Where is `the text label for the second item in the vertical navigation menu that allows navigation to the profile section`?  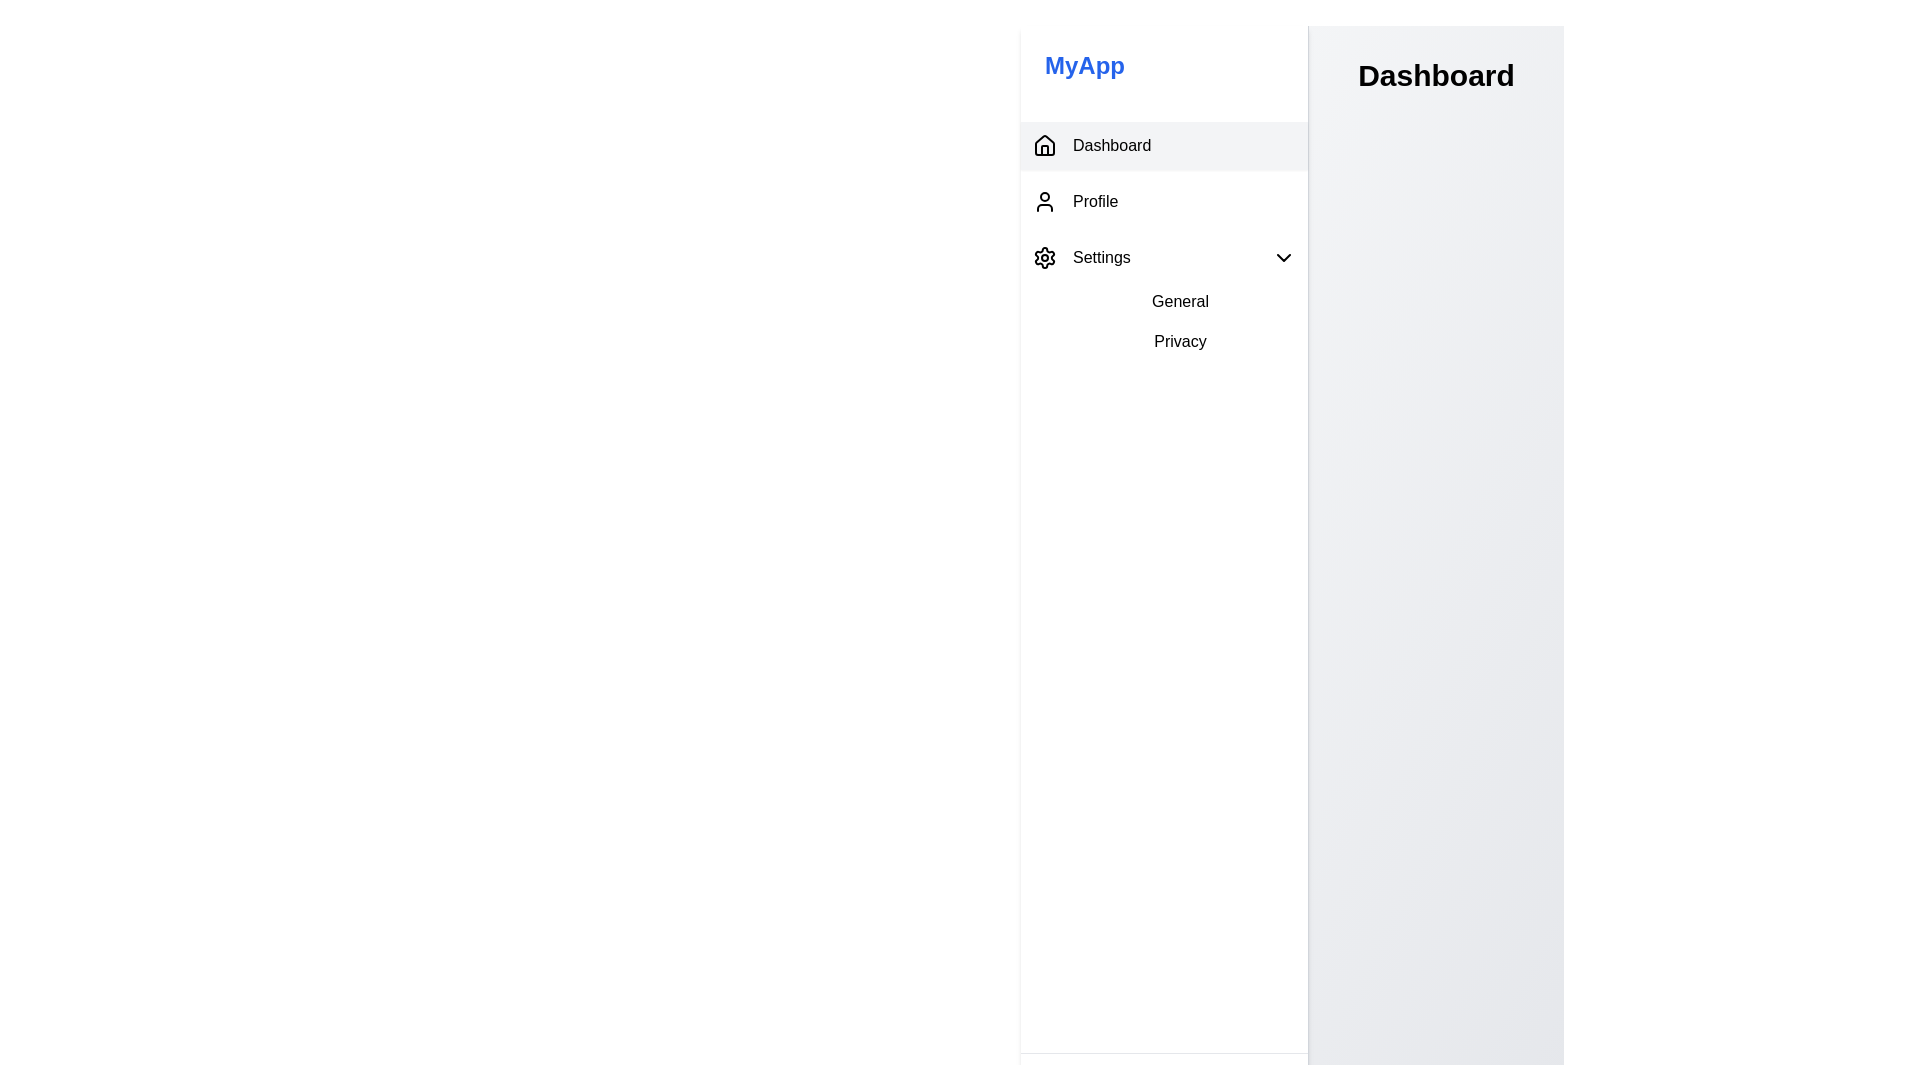
the text label for the second item in the vertical navigation menu that allows navigation to the profile section is located at coordinates (1094, 201).